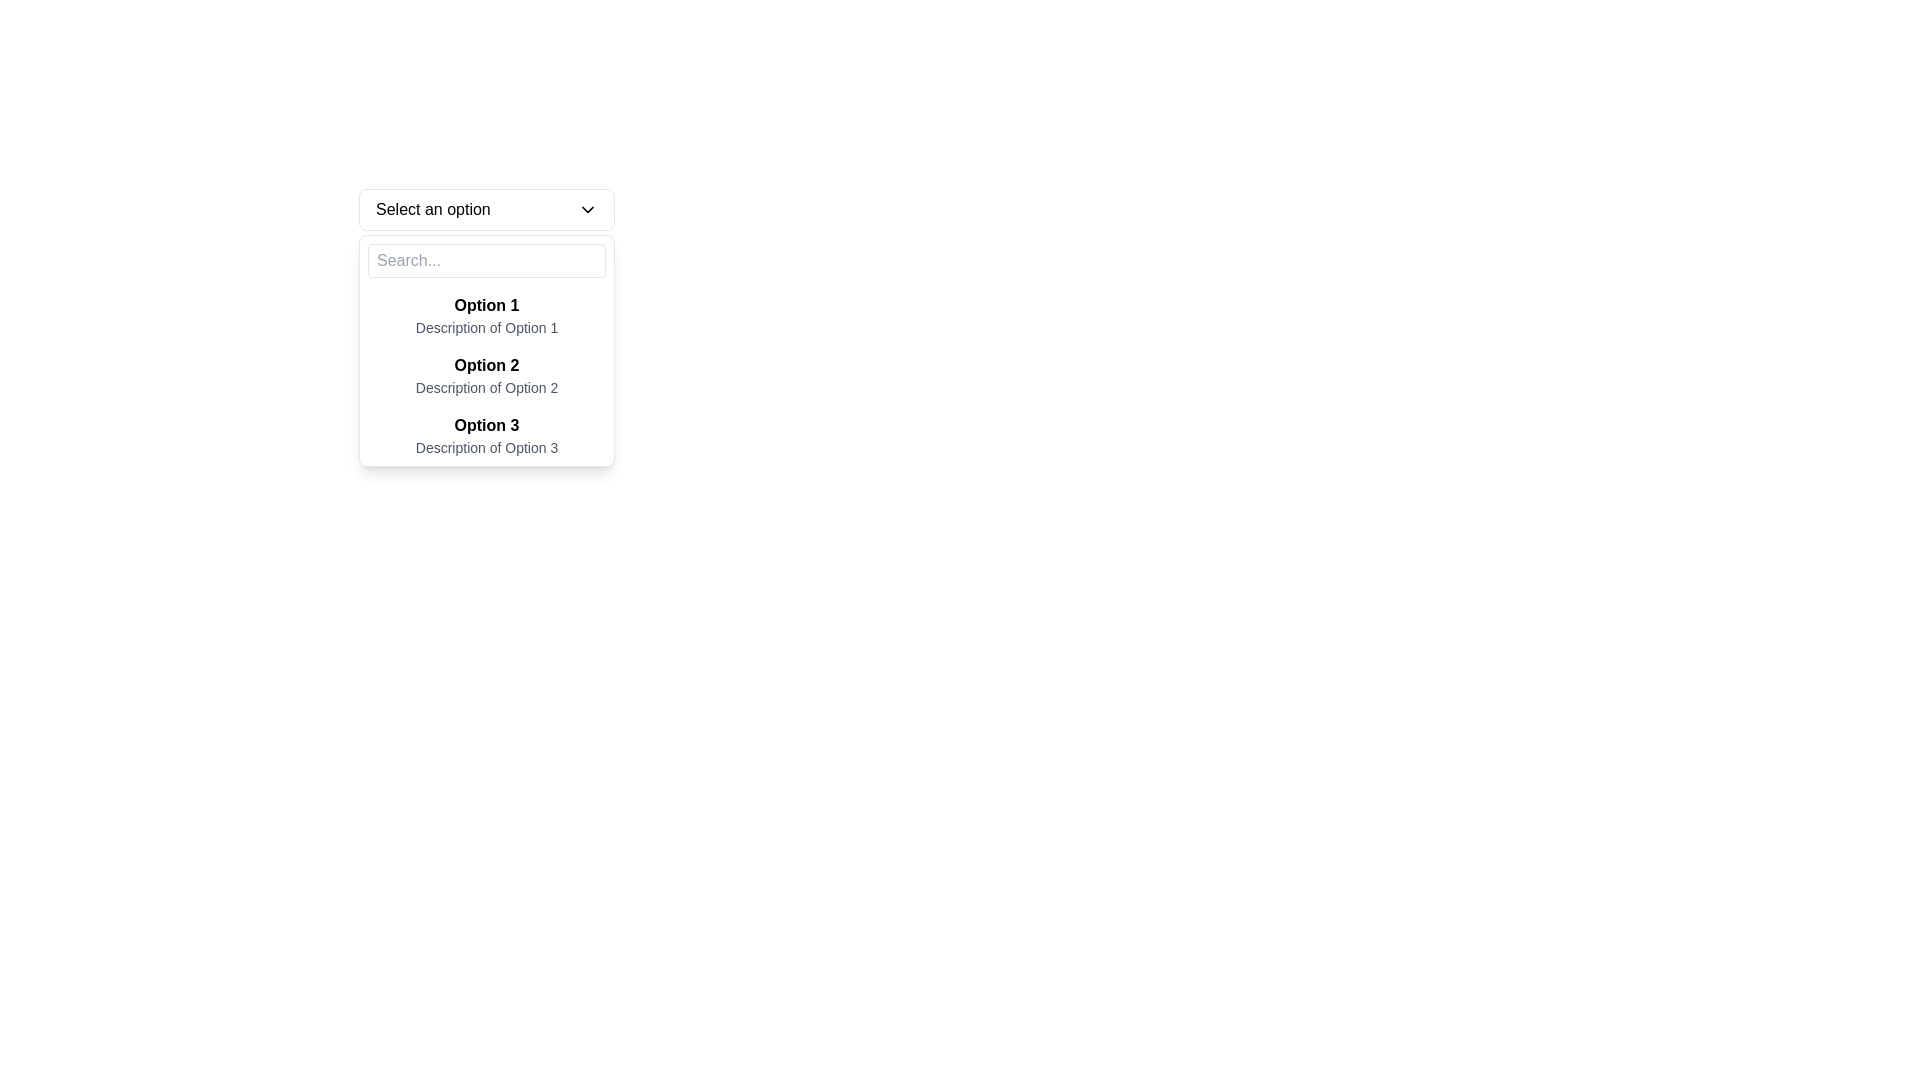 This screenshot has height=1080, width=1920. I want to click on the downwards chevron icon next to the 'Select an option' label, so click(587, 209).